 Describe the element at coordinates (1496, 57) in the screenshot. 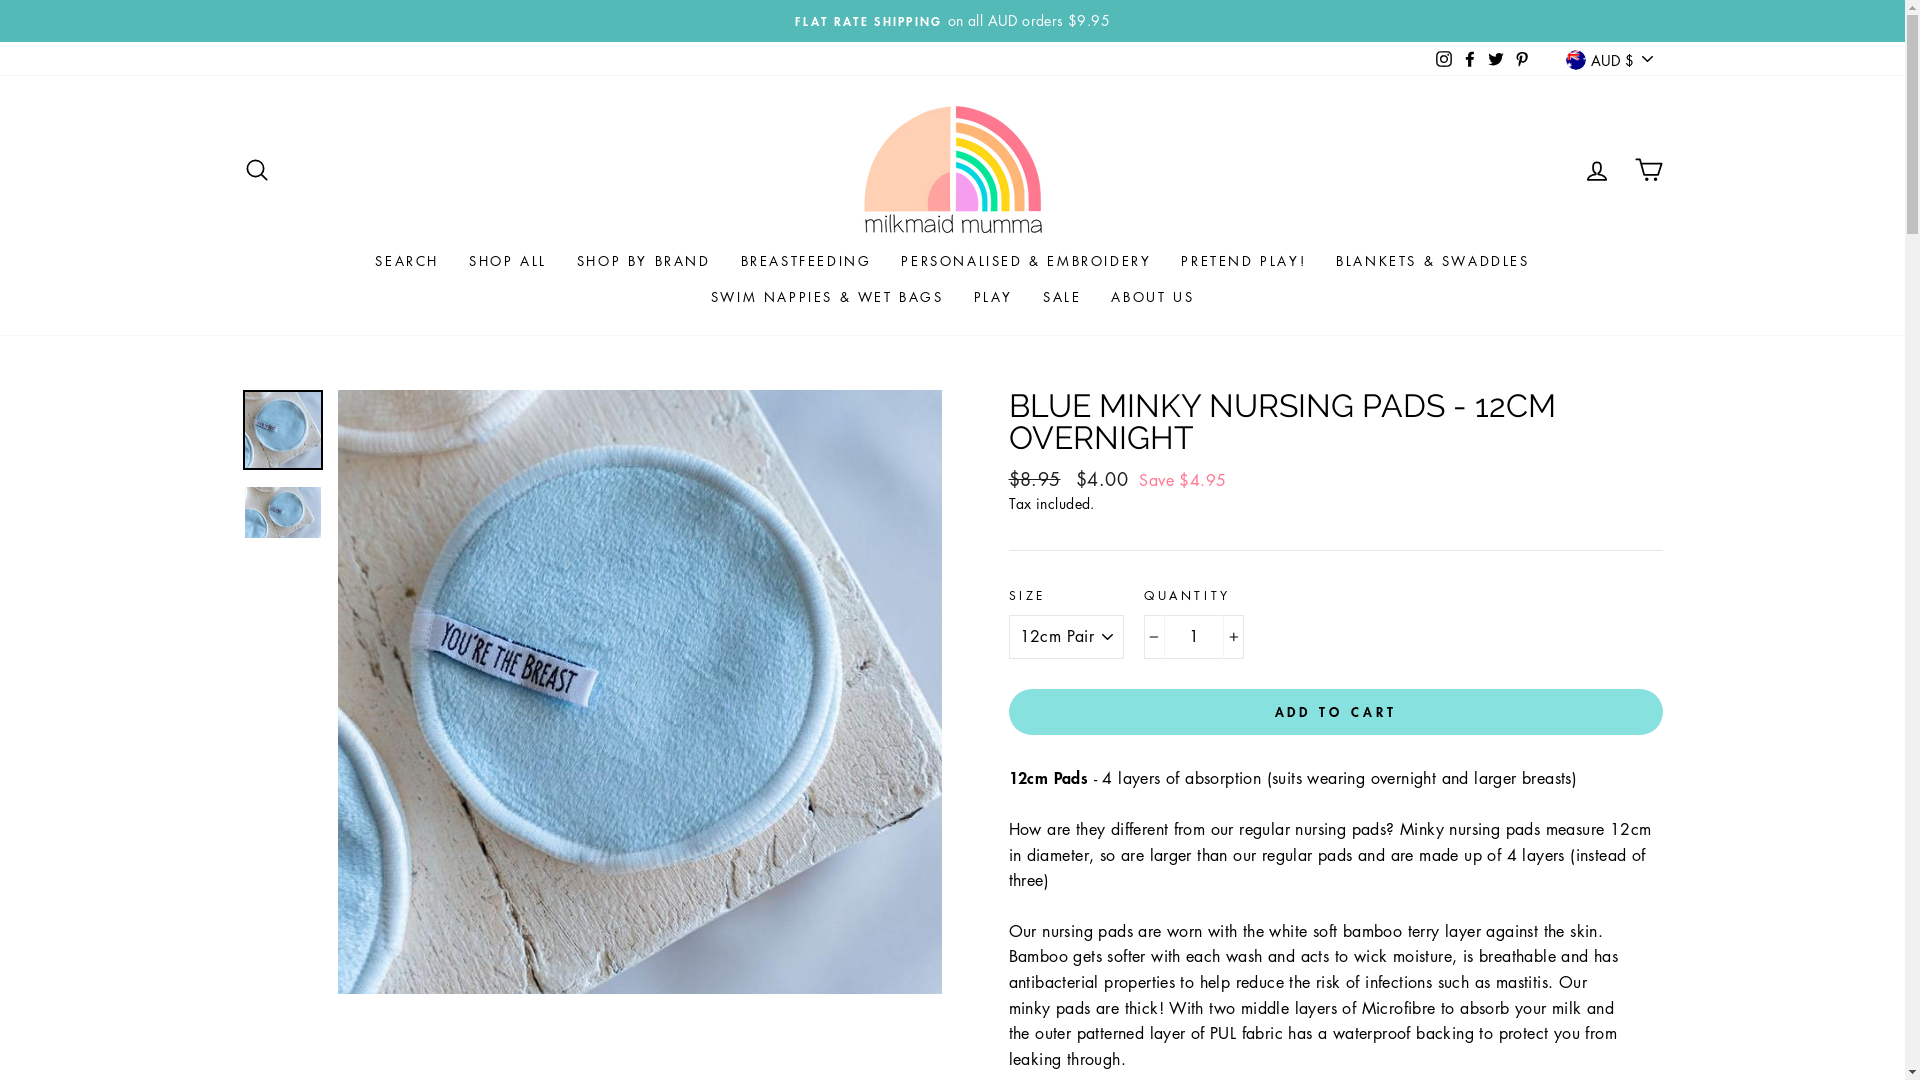

I see `'Twitter'` at that location.